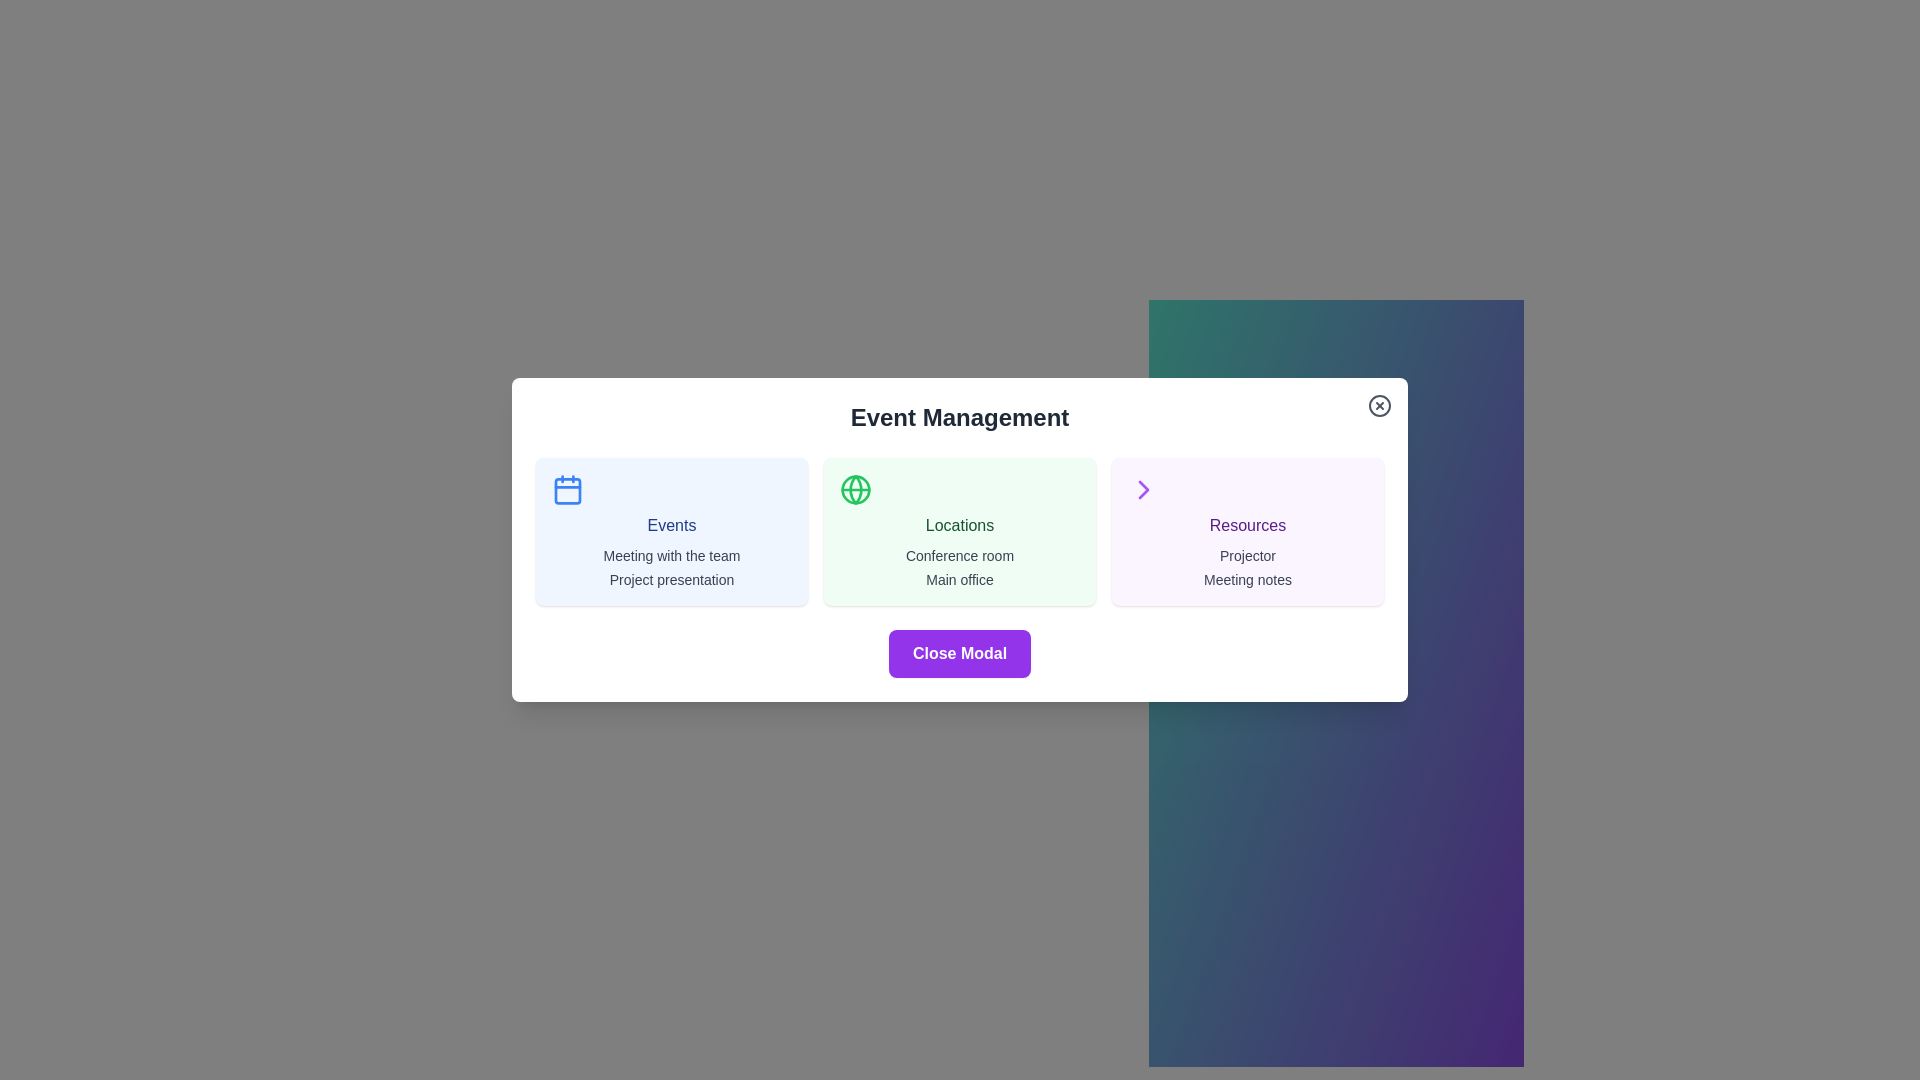  What do you see at coordinates (960, 531) in the screenshot?
I see `the light green card titled 'Locations' that contains a globe icon and text for 'Conference room' and 'Main office' in the Event Management modal` at bounding box center [960, 531].